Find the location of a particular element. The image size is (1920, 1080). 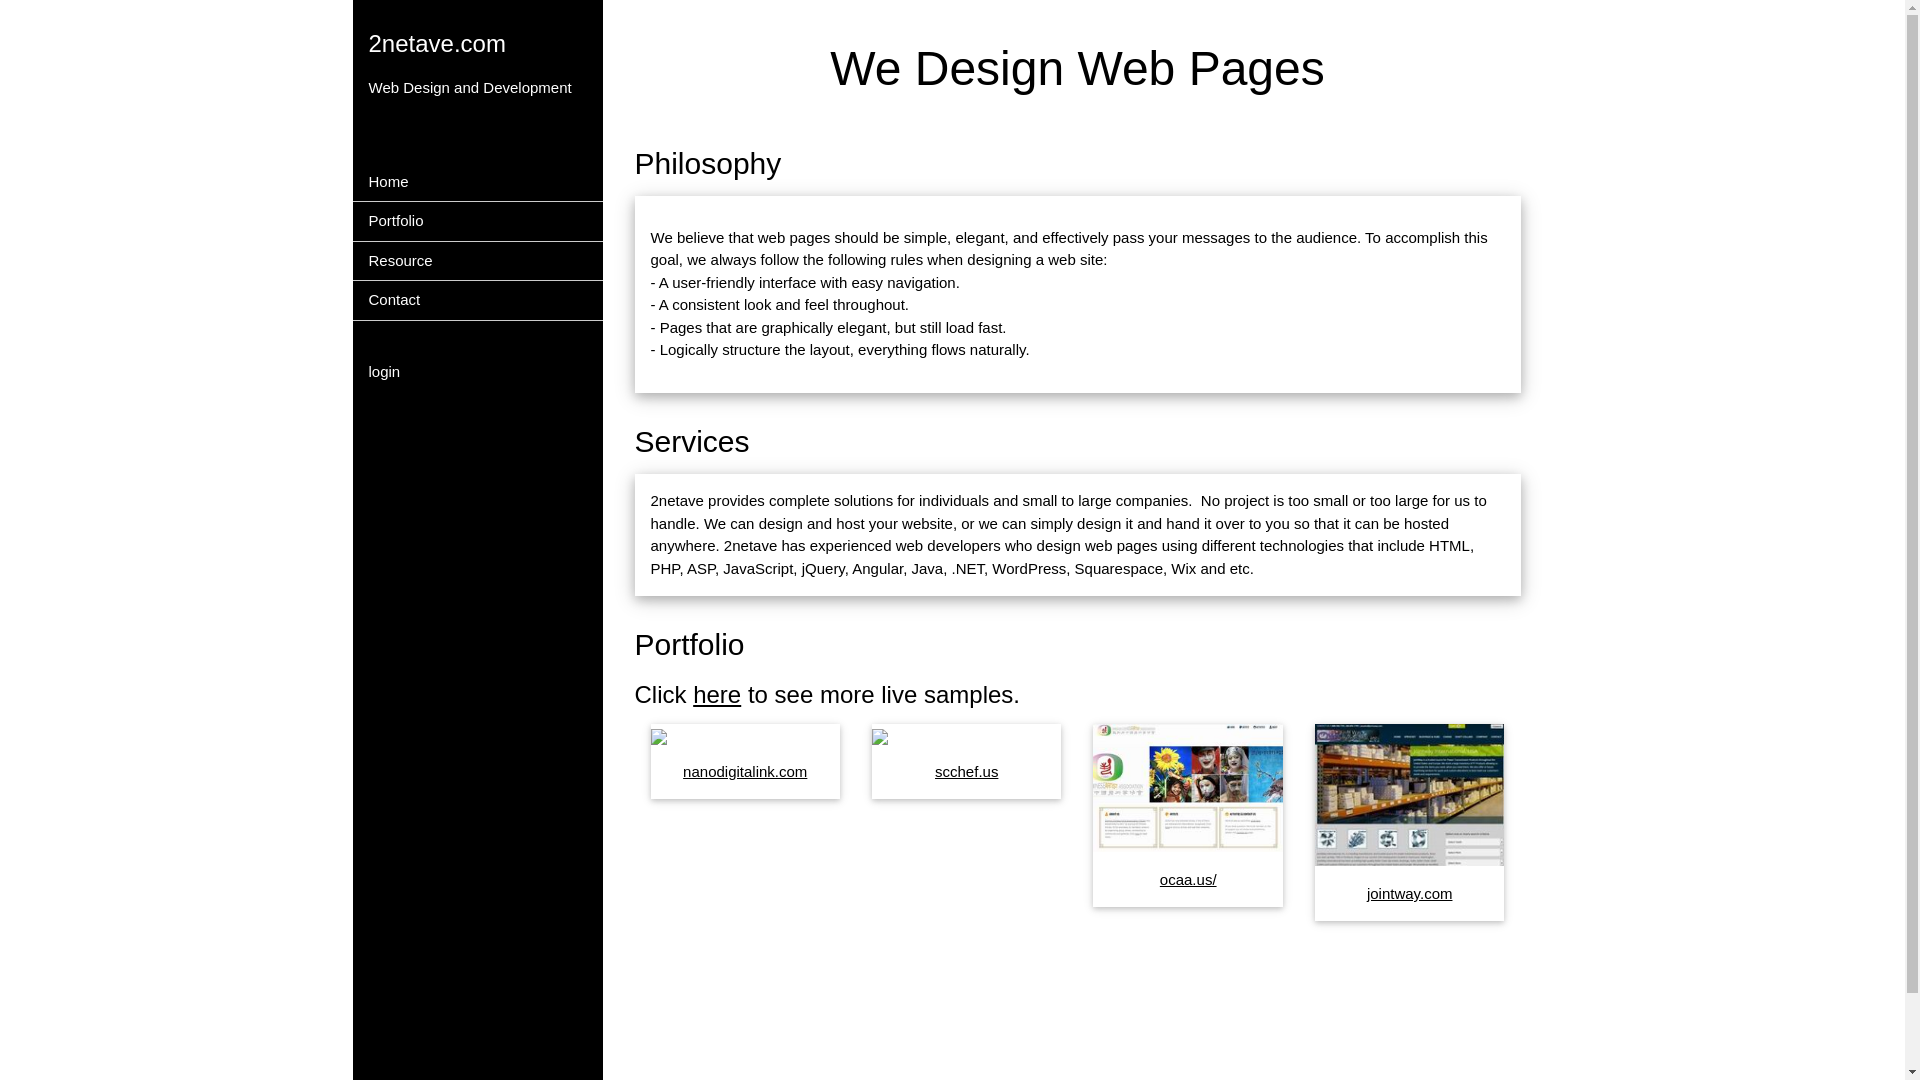

'nanodigitalink.com' is located at coordinates (743, 770).